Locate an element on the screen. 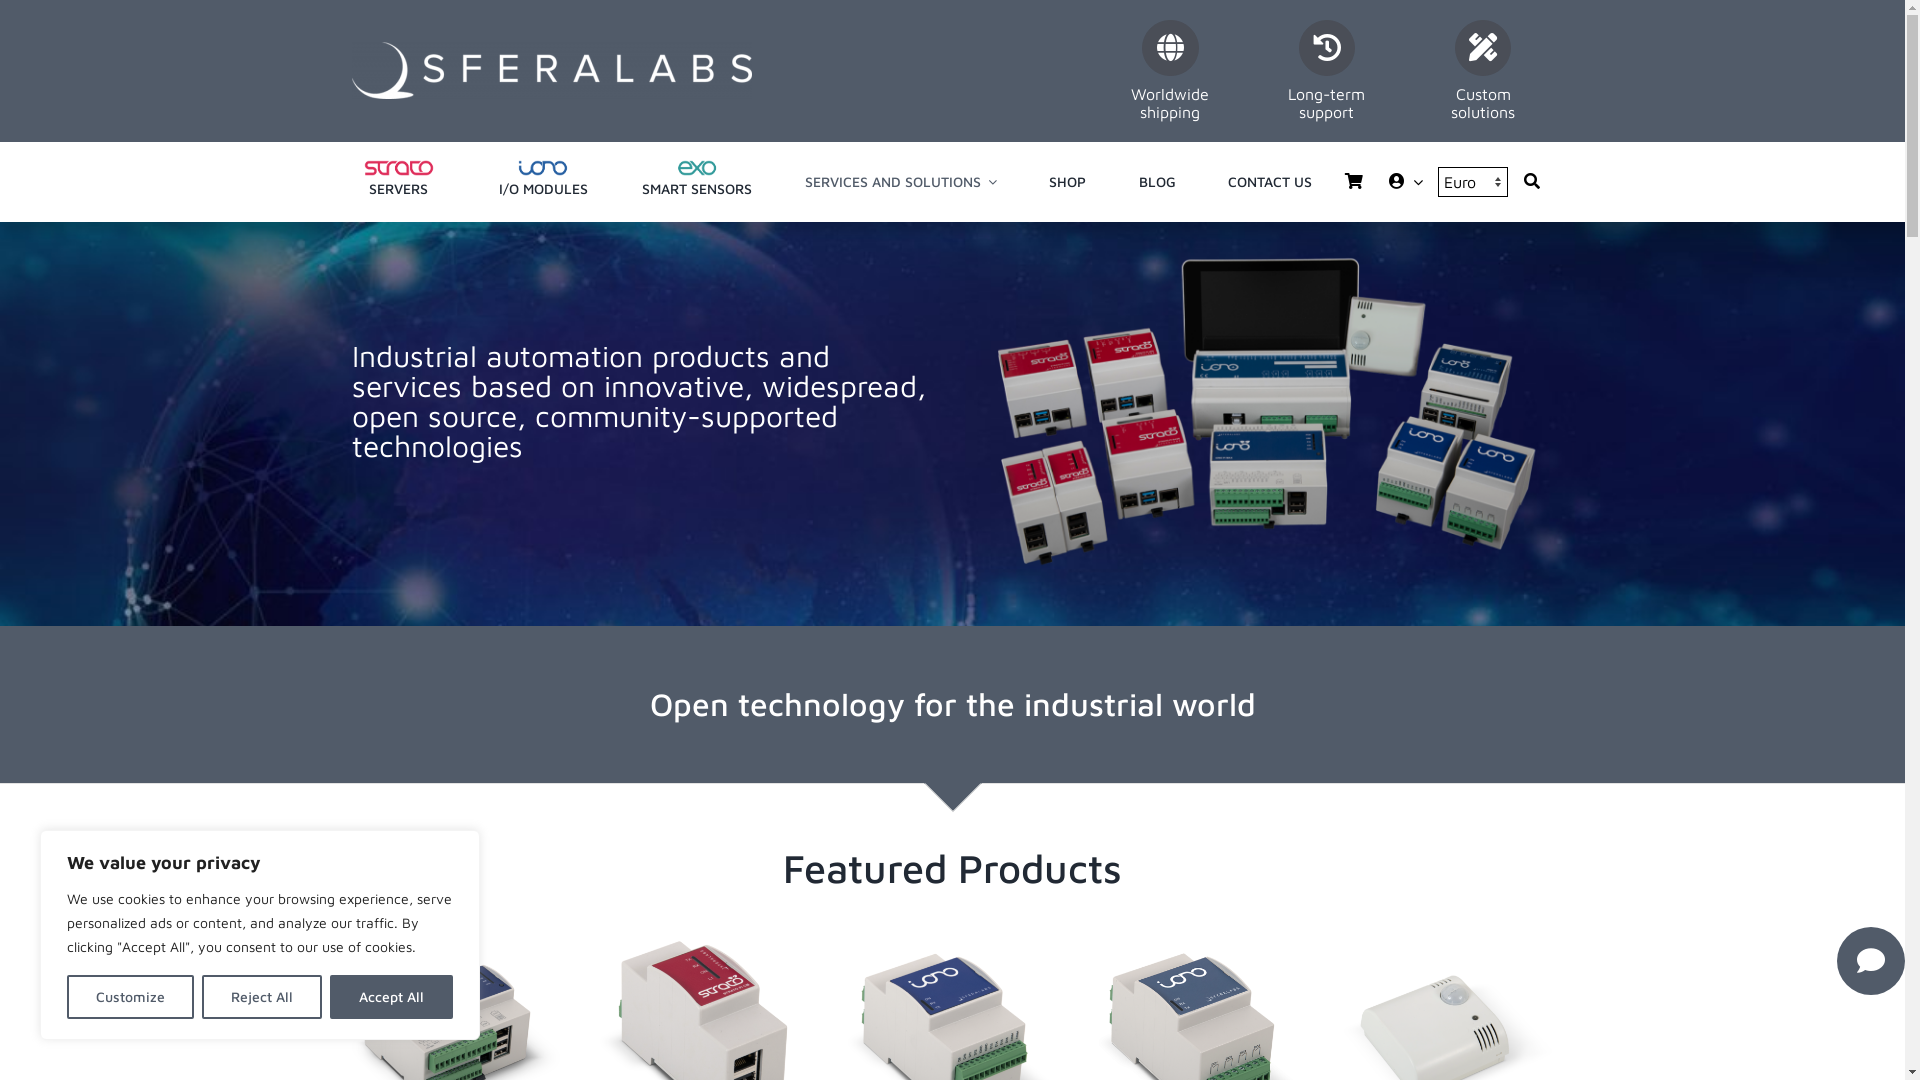  'SMART SENSORS' is located at coordinates (696, 181).